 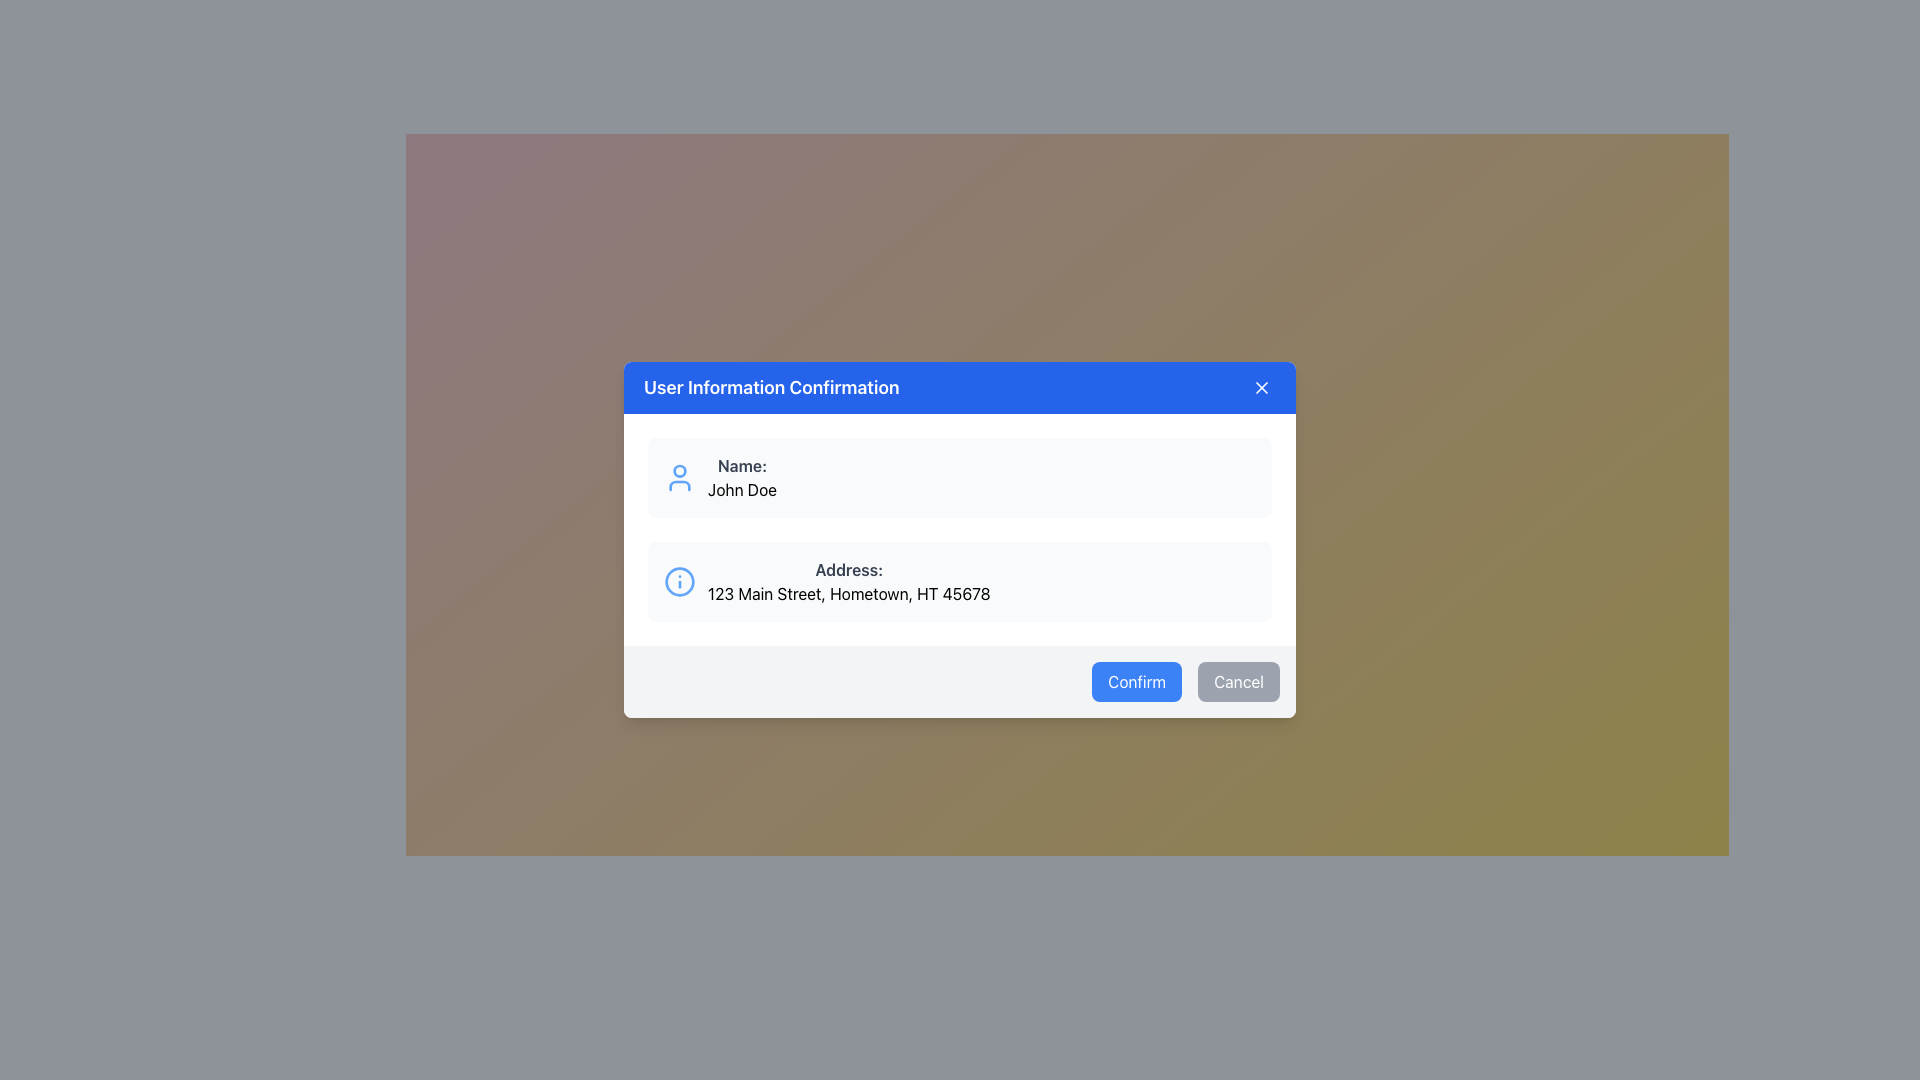 I want to click on the confirm button located at the bottom right of the interface, positioned to the left of the 'Cancel' button, to finalize the action, so click(x=1137, y=681).